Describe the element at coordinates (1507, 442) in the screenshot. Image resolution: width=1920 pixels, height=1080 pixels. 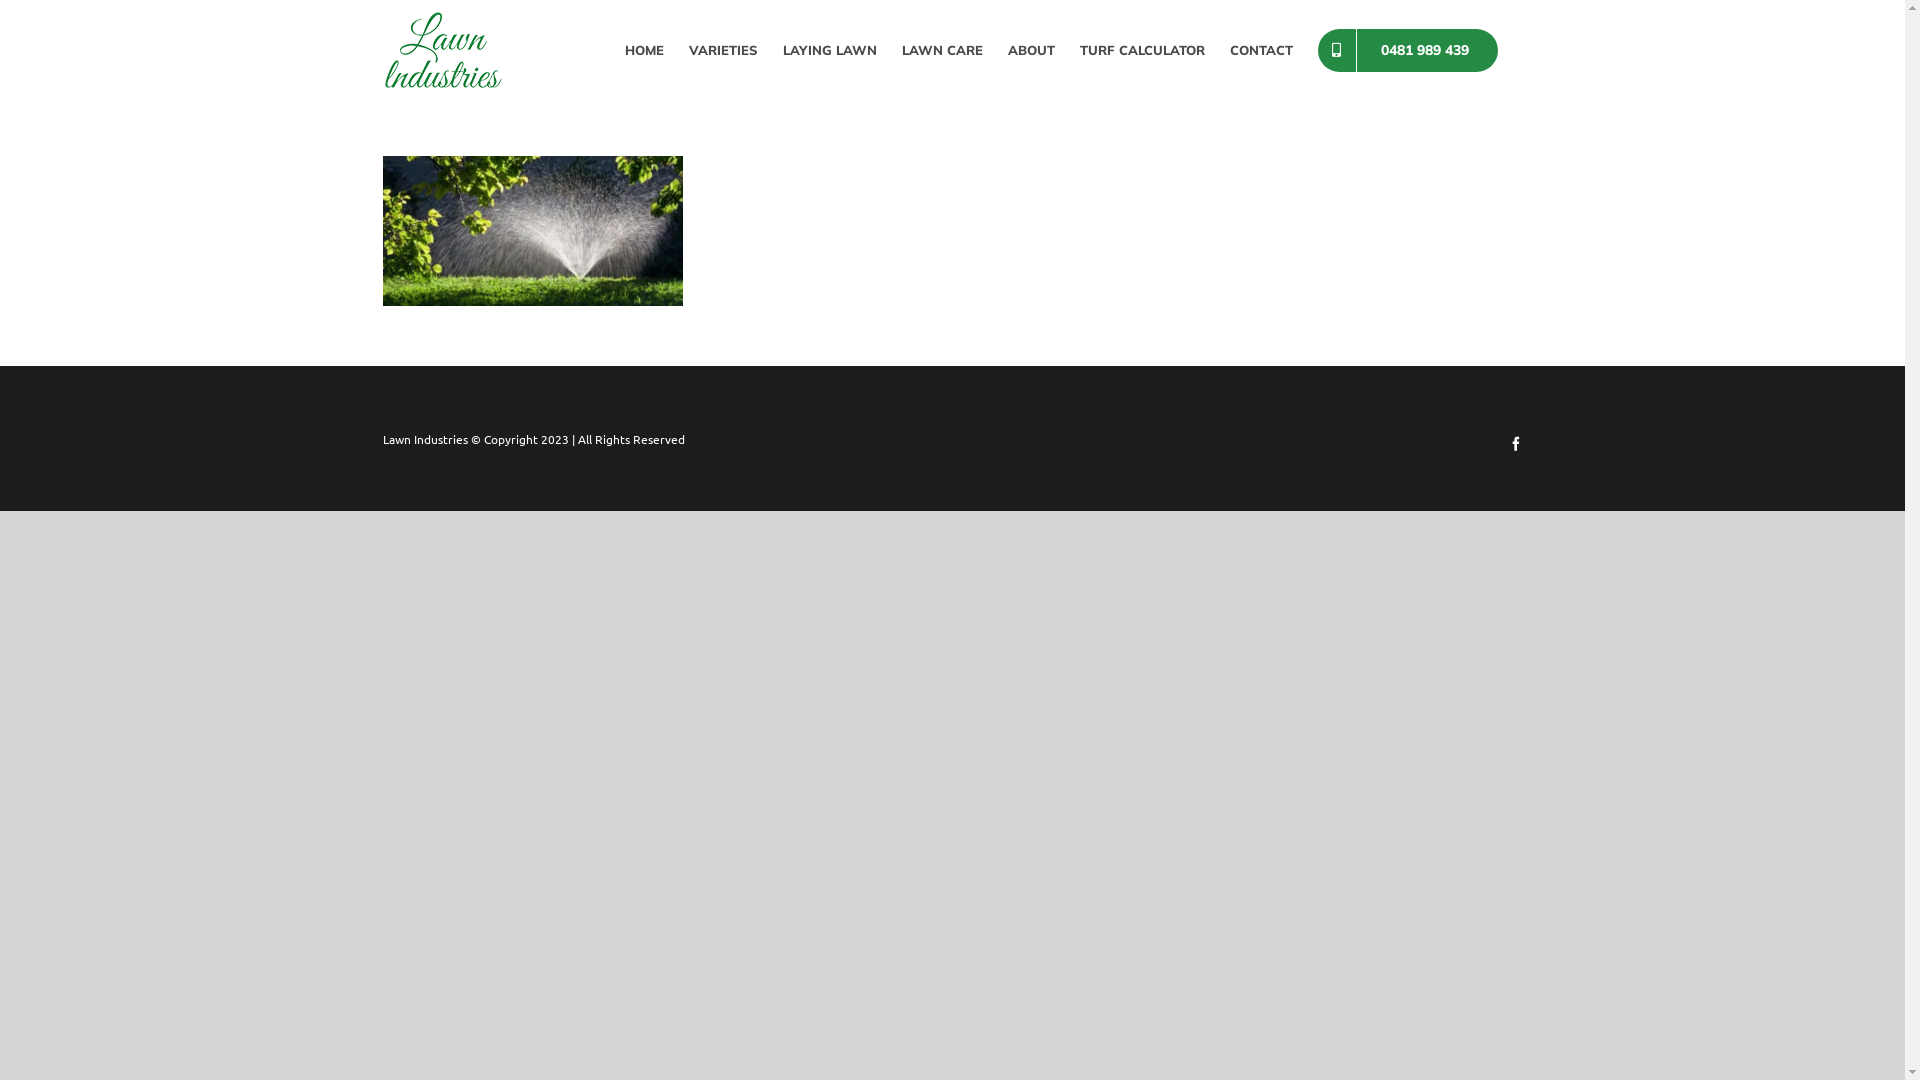
I see `'Facebook'` at that location.